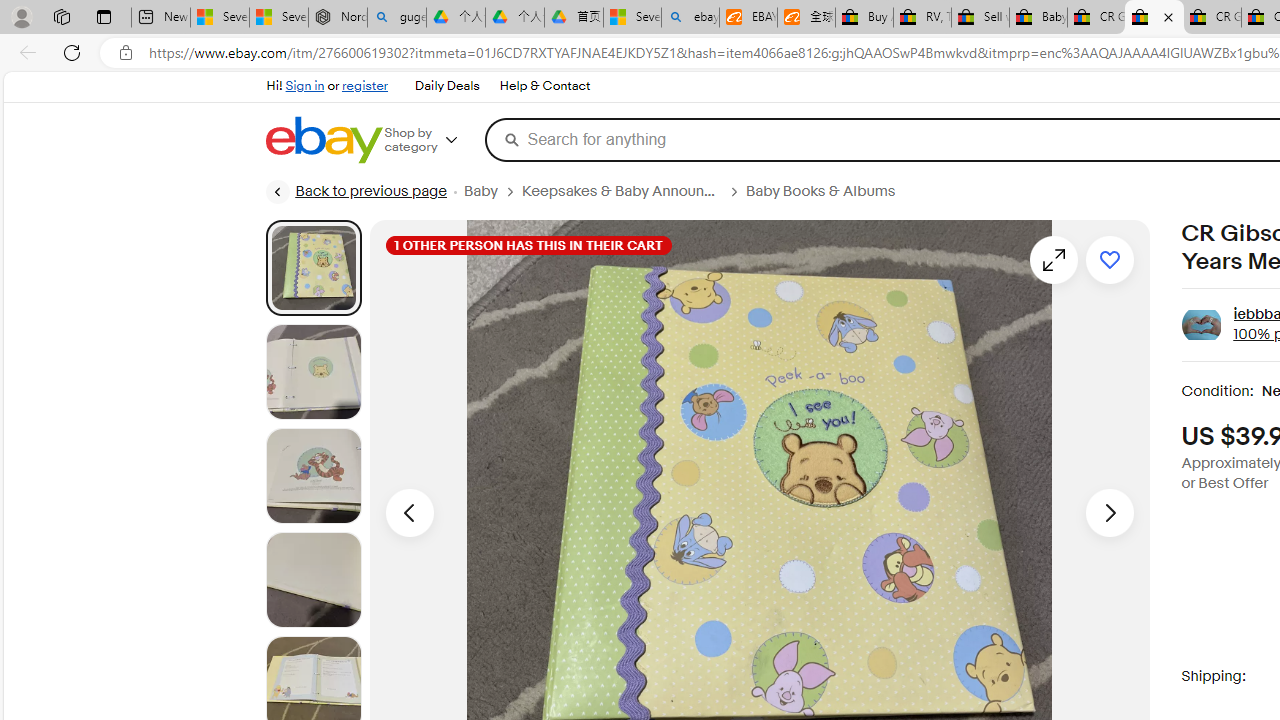 This screenshot has height=720, width=1280. What do you see at coordinates (1200, 324) in the screenshot?
I see `'Class: ux-action'` at bounding box center [1200, 324].